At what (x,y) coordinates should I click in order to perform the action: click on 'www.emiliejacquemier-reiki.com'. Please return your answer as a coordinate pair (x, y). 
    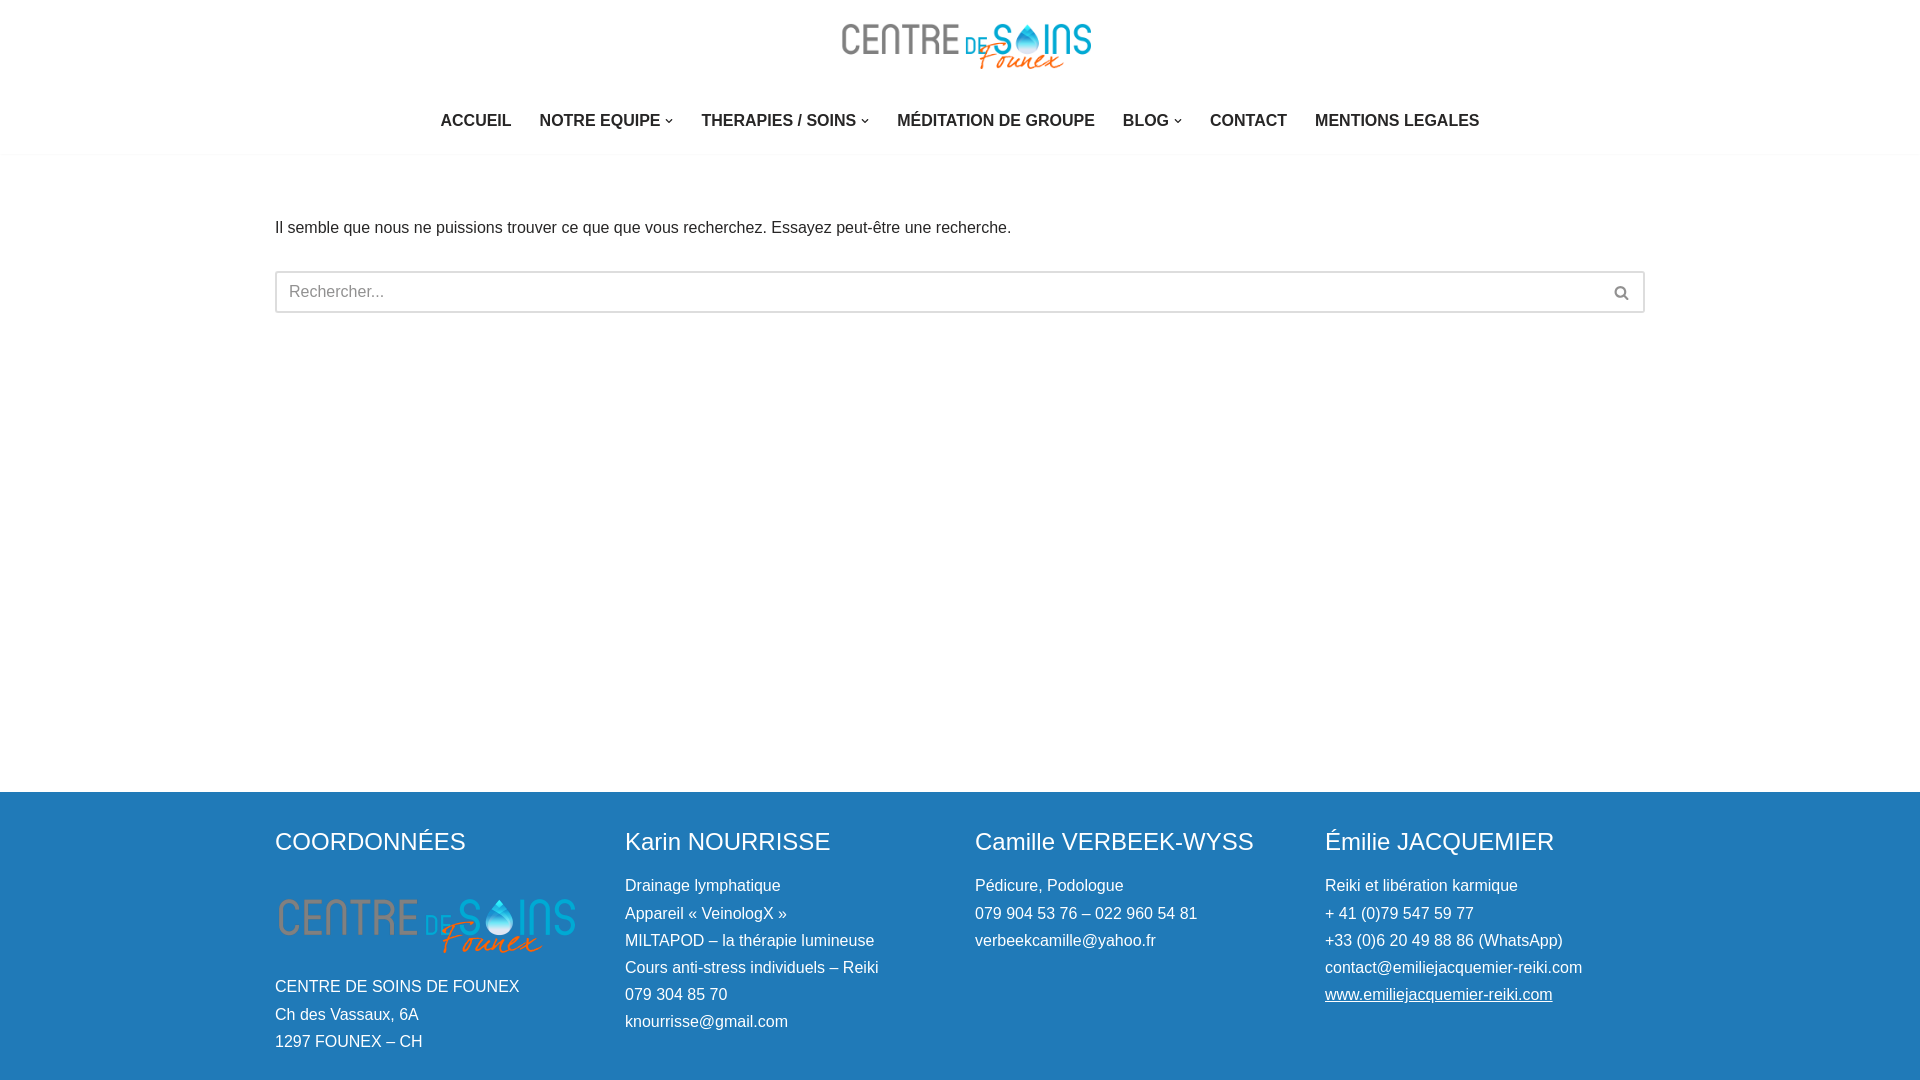
    Looking at the image, I should click on (1324, 994).